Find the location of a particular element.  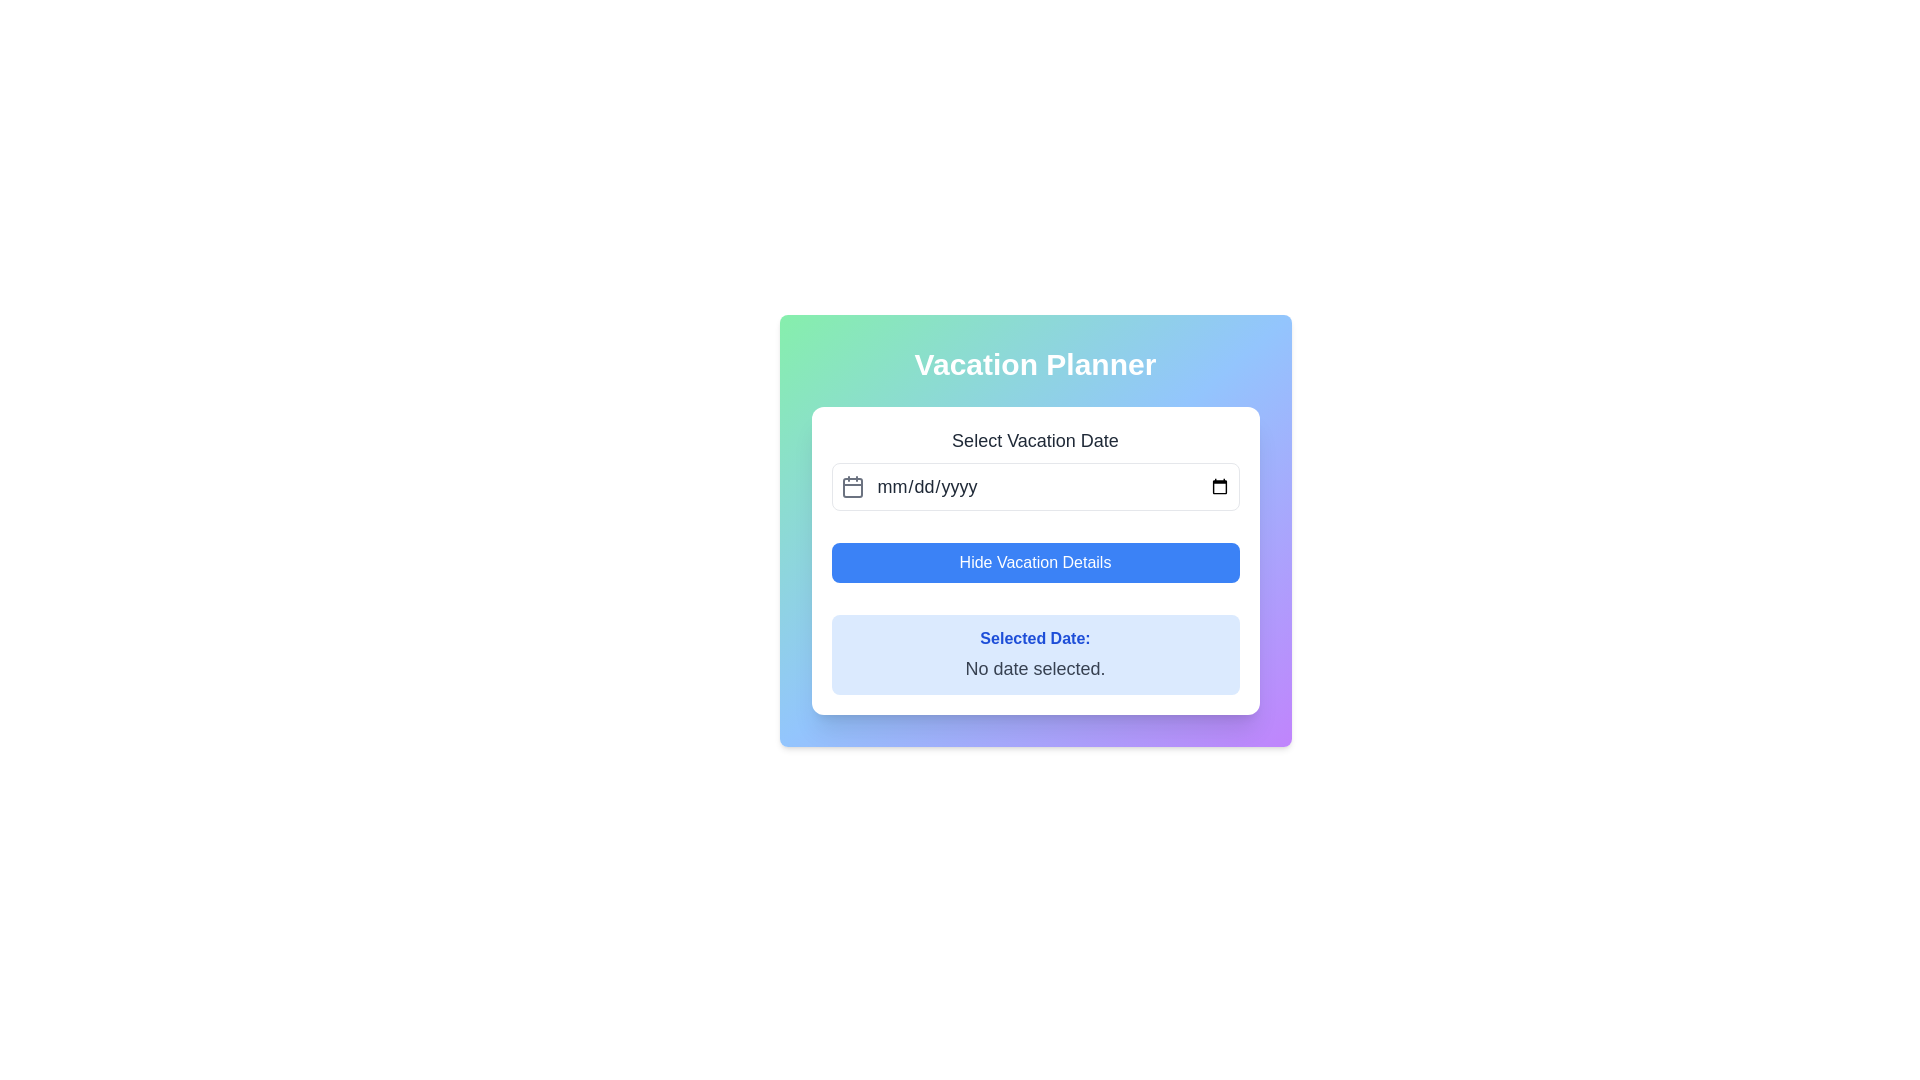

the main body of the calendar icon, which is represented by a rectangle to the left of the text input field labeled 'mm/dd/yyyy' is located at coordinates (852, 488).